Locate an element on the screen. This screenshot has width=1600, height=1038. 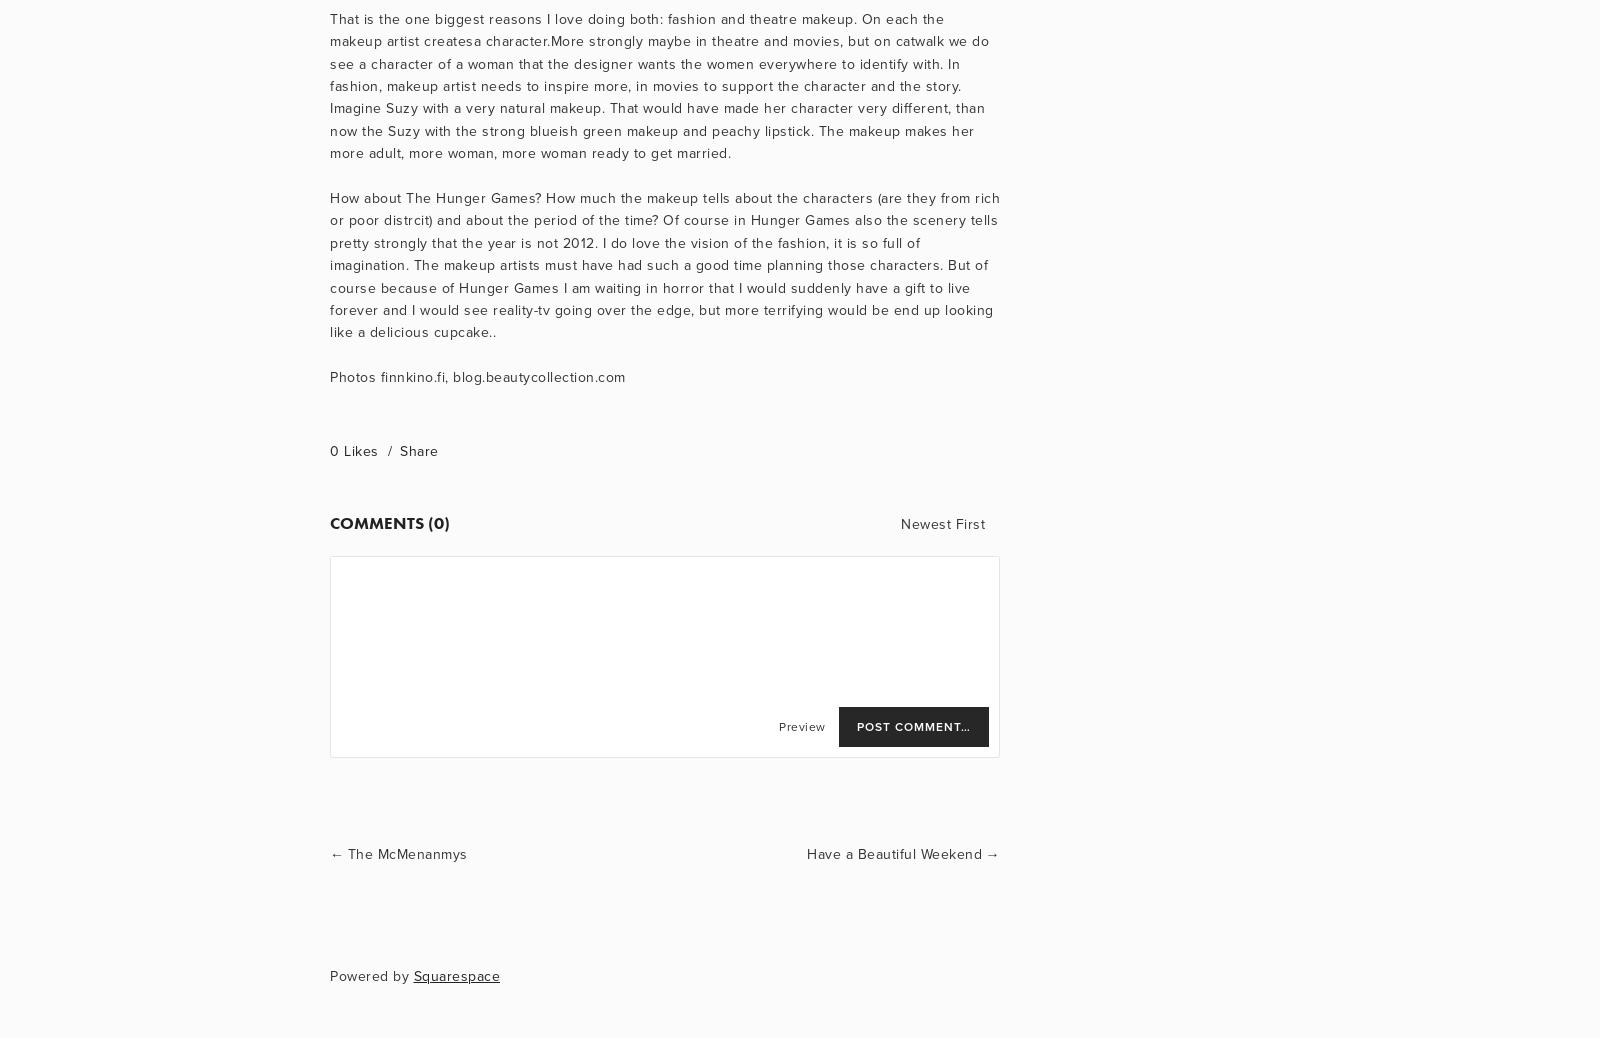
'Preview' is located at coordinates (800, 726).